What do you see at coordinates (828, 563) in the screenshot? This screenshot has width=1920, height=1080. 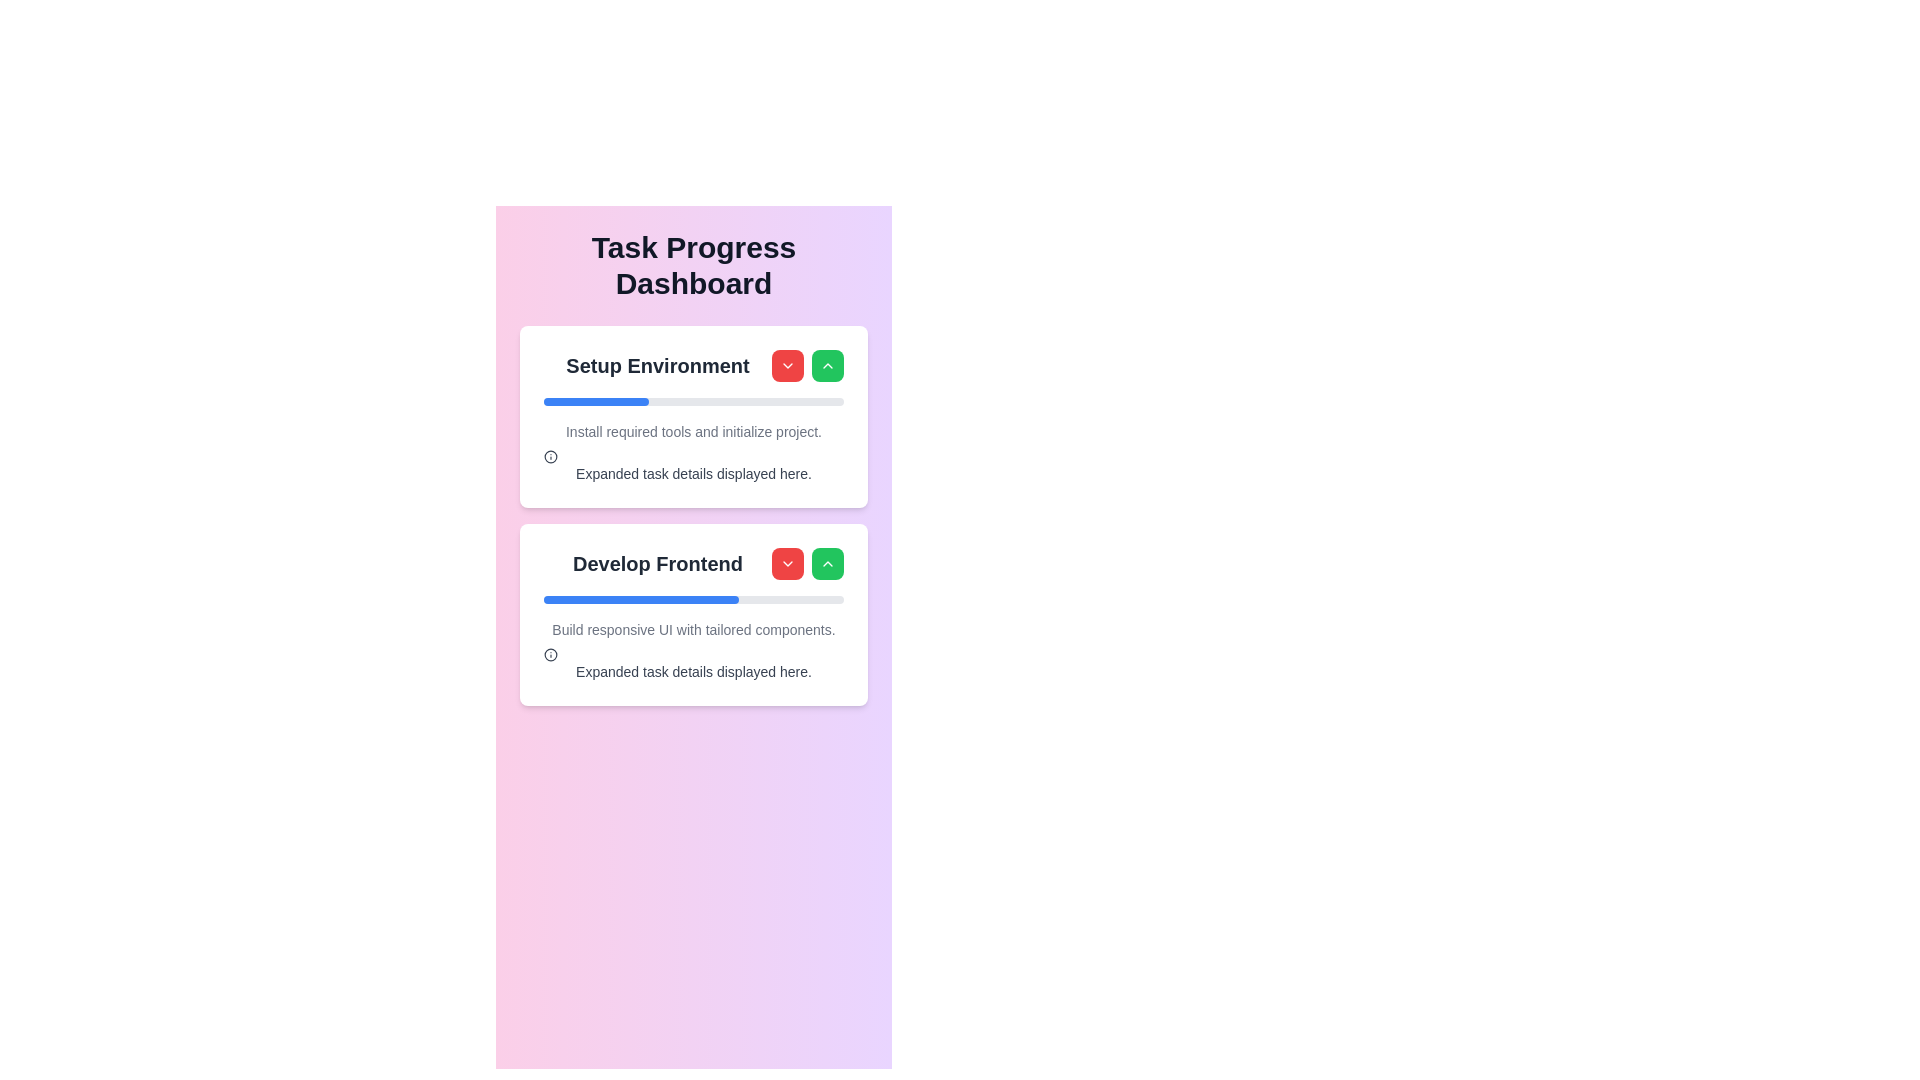 I see `the small upward-pointing chevron icon located within the green circular button on the 'Setup Environment' card to observe potential changes or tooltips` at bounding box center [828, 563].